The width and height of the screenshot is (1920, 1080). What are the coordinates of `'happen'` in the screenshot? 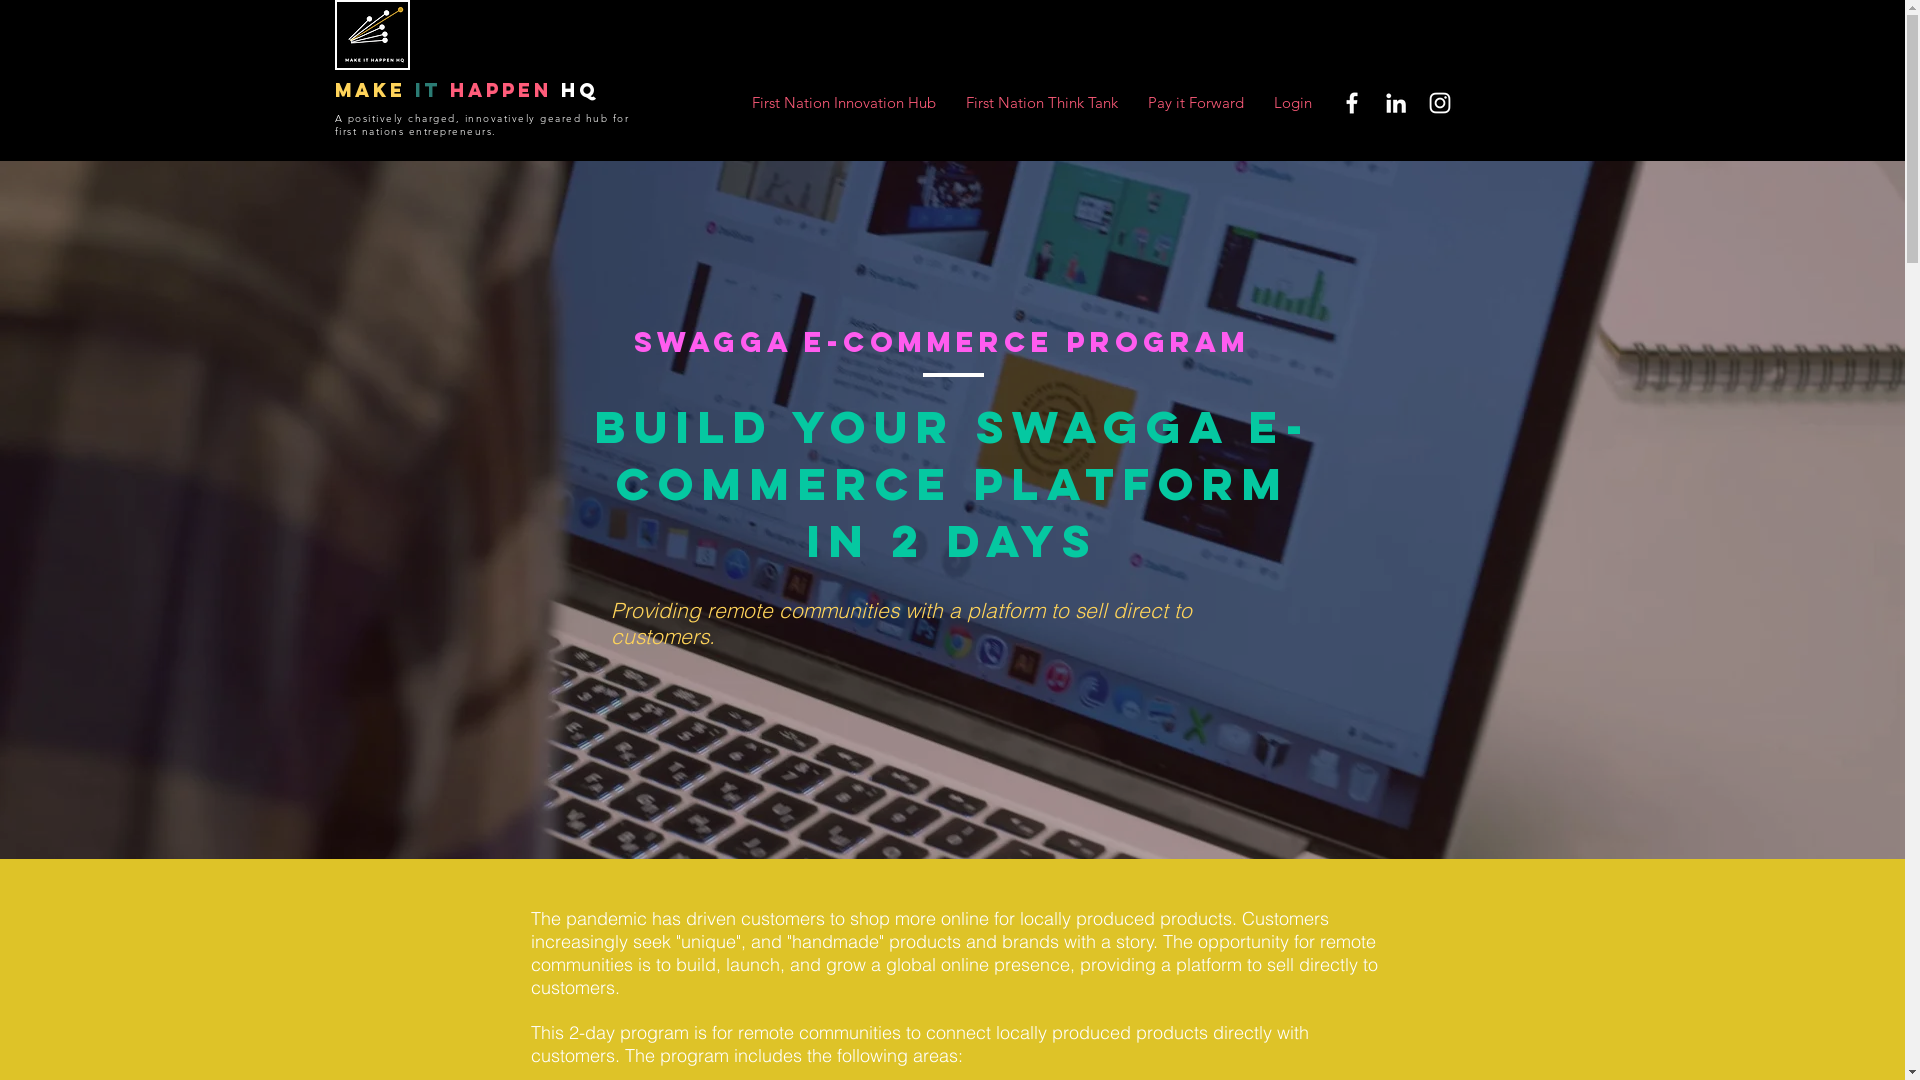 It's located at (500, 88).